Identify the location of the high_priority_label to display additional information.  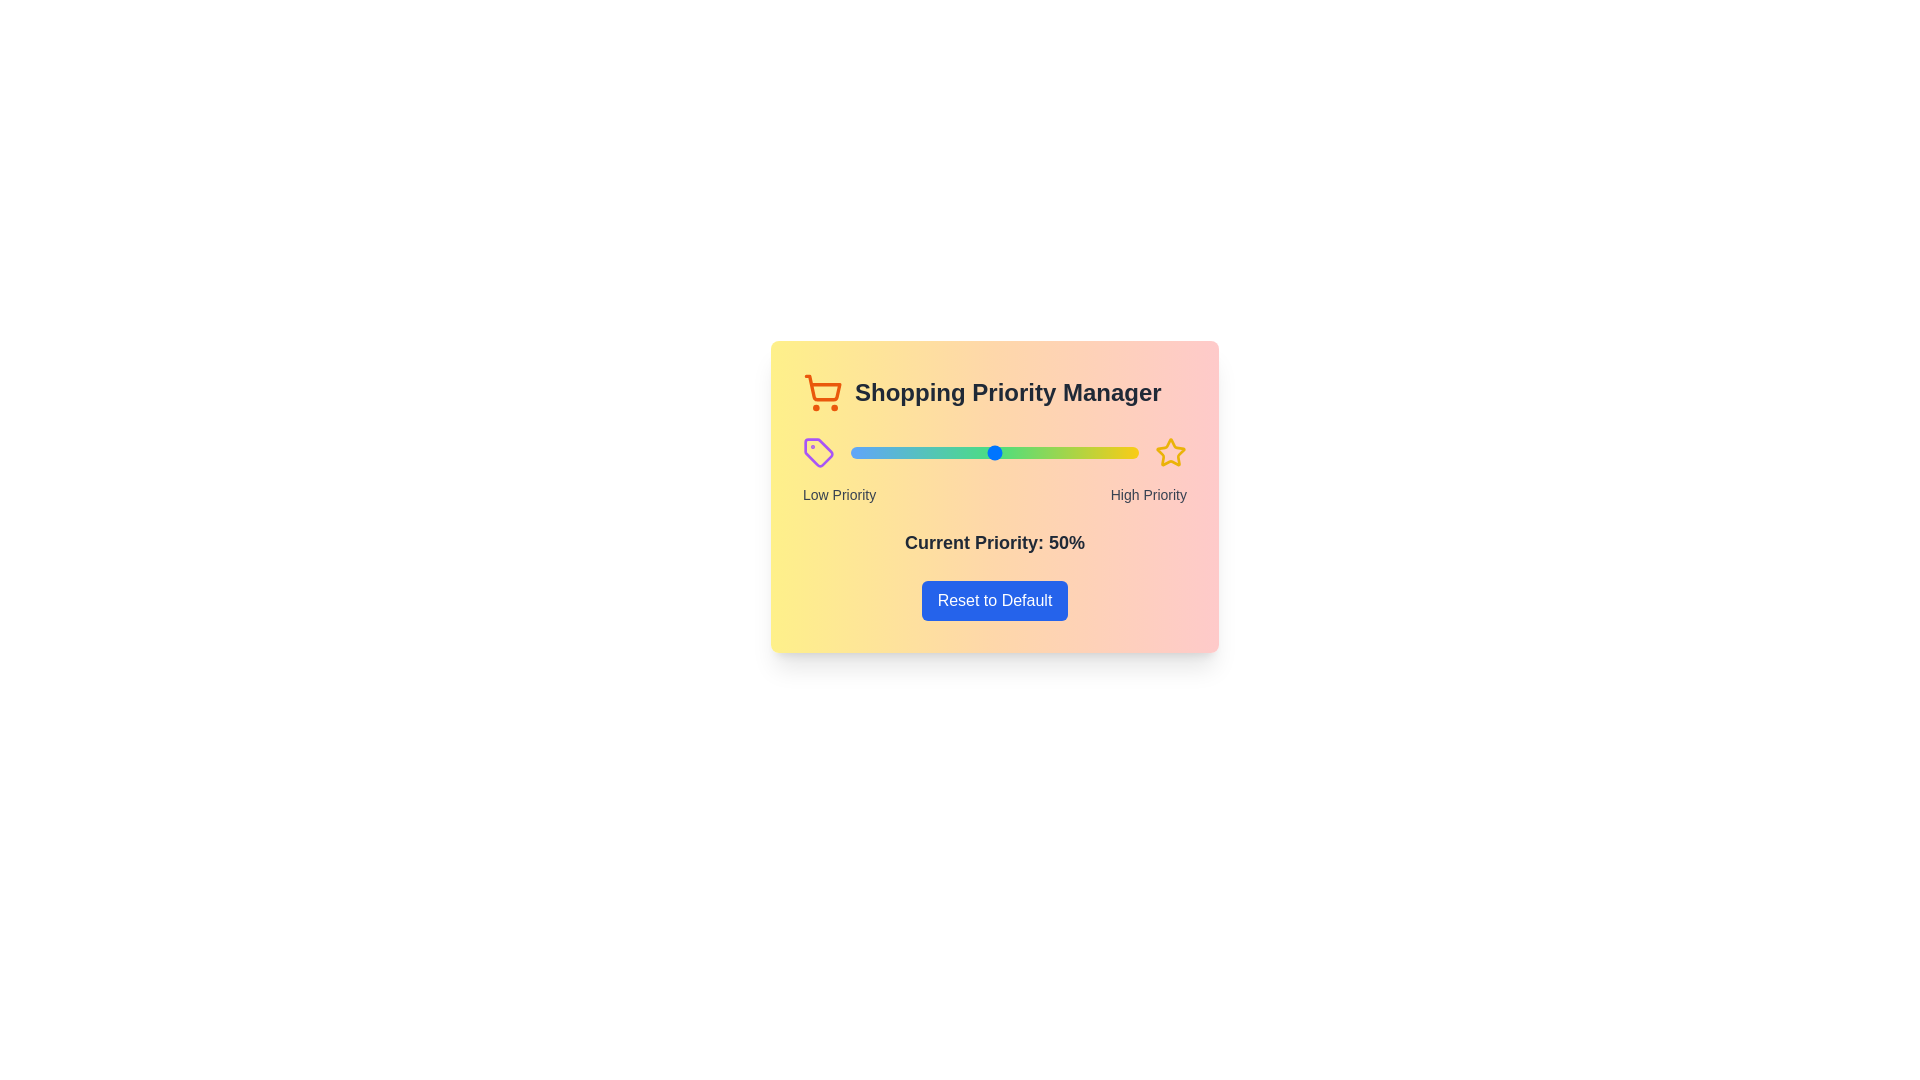
(1147, 494).